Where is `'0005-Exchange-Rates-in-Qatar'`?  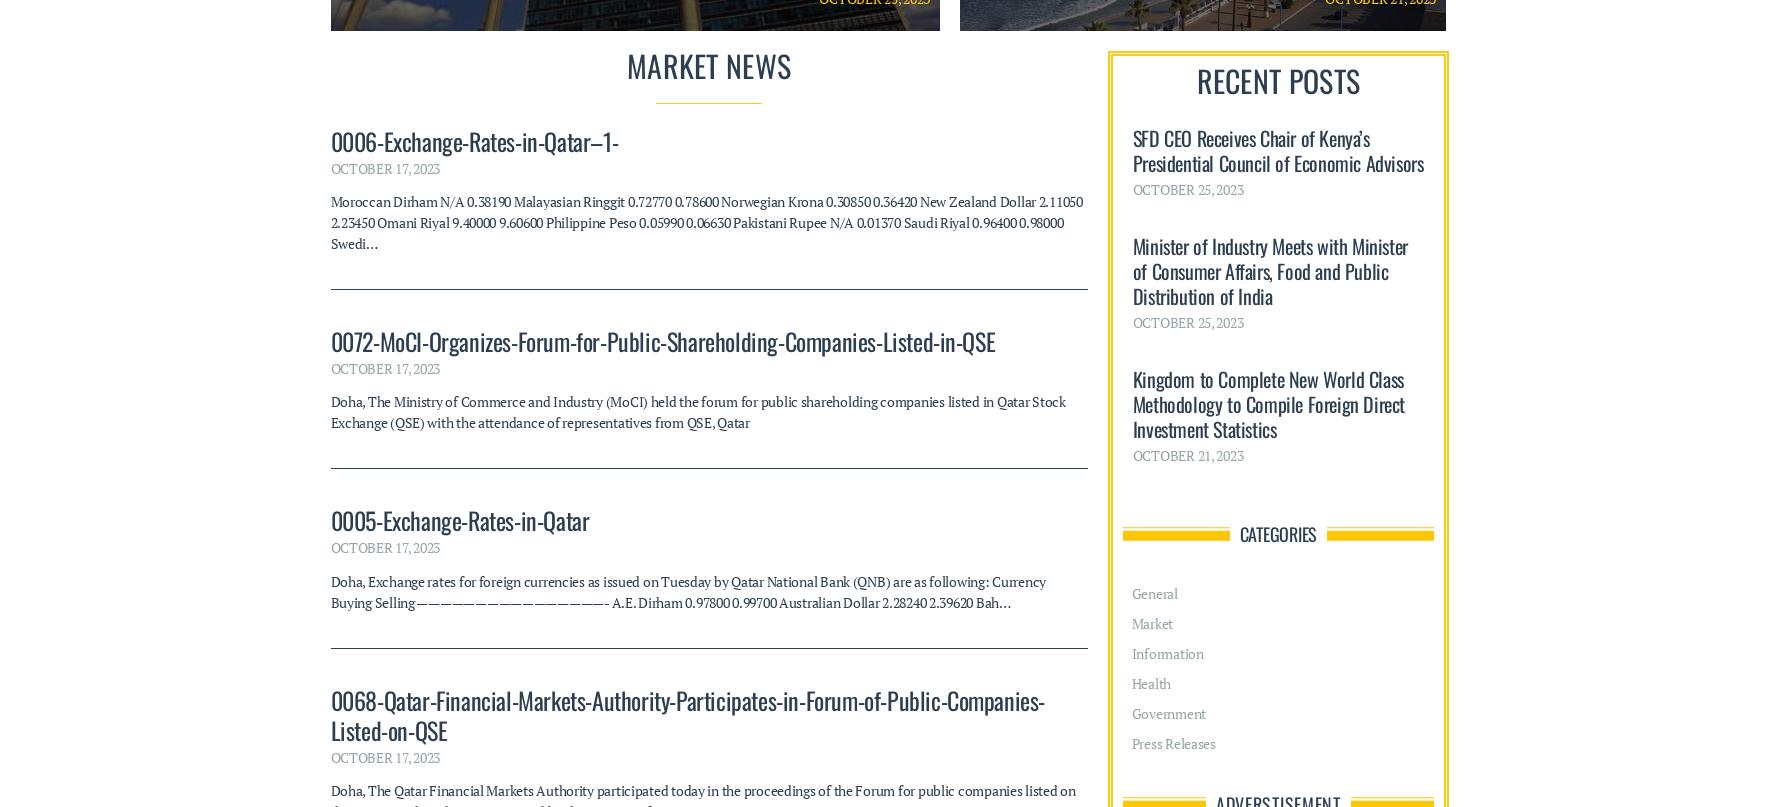 '0005-Exchange-Rates-in-Qatar' is located at coordinates (458, 129).